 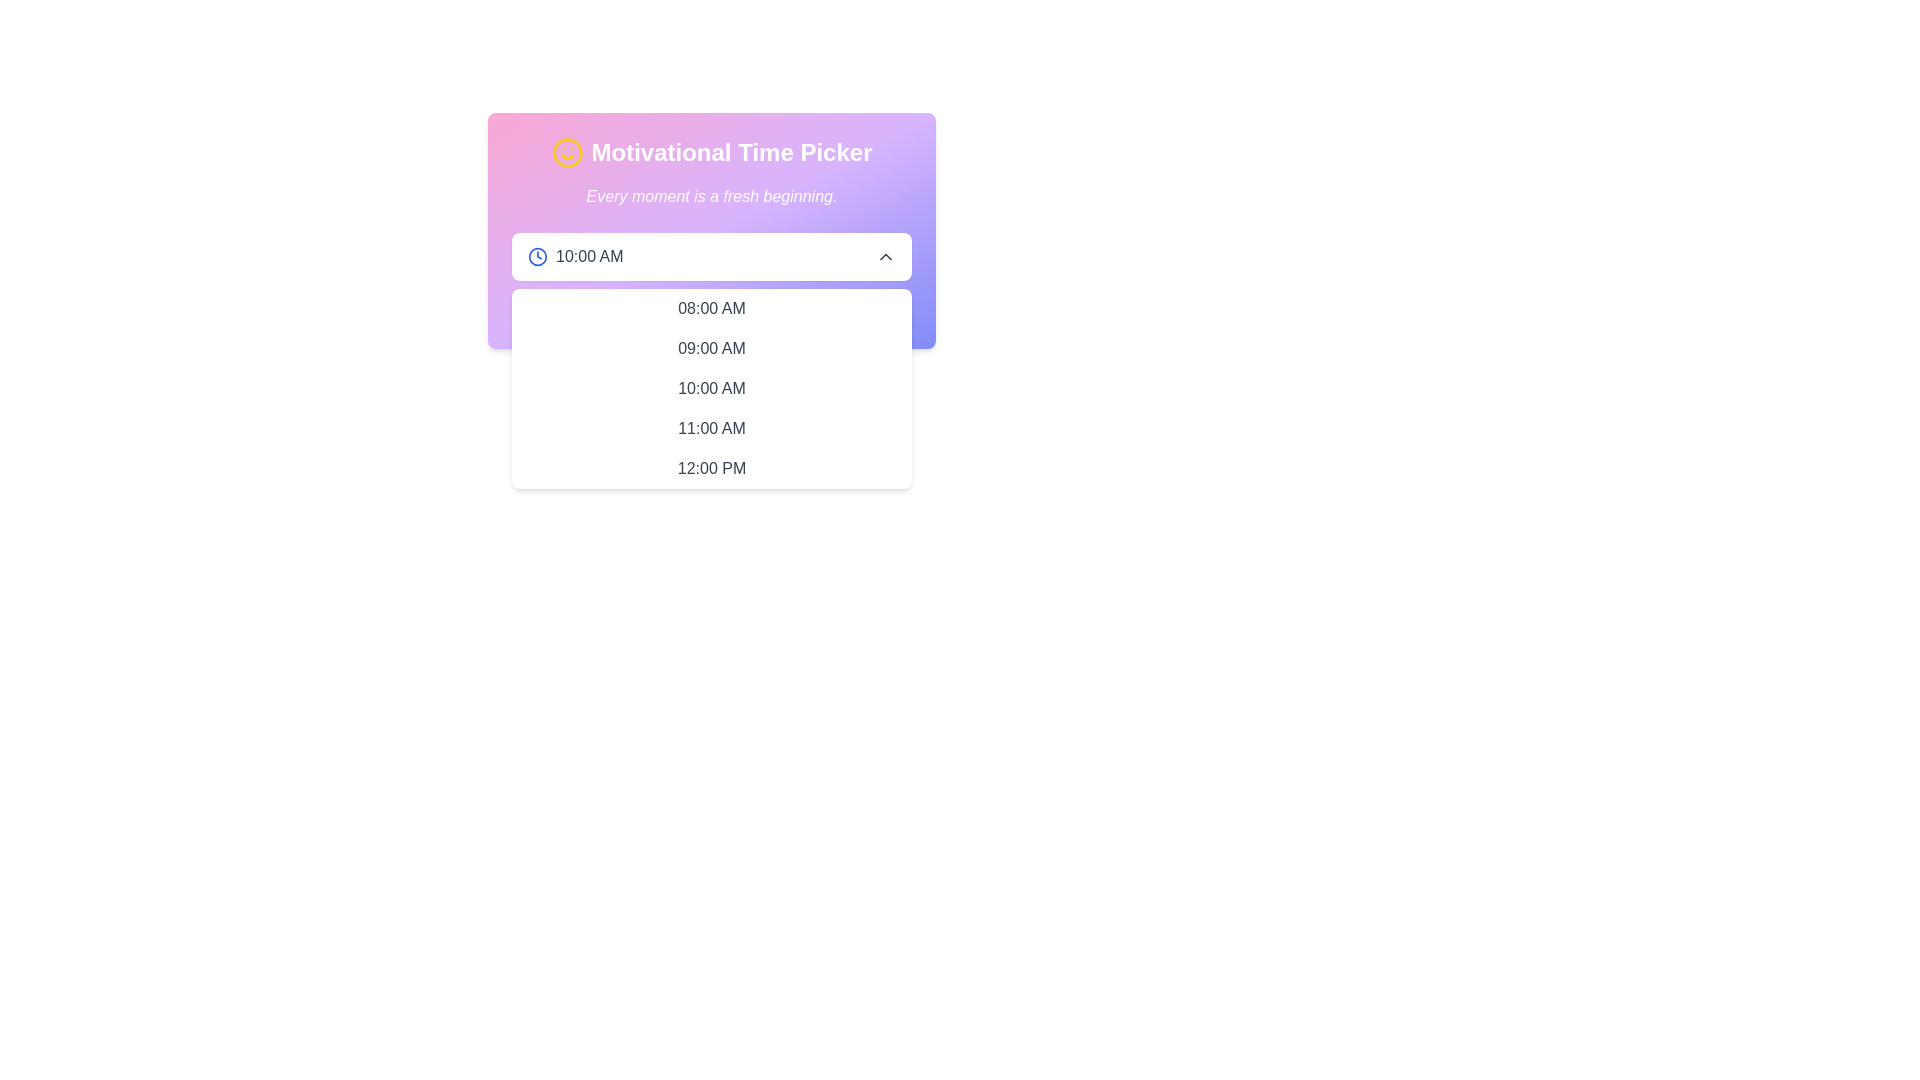 What do you see at coordinates (711, 152) in the screenshot?
I see `the Heading label with an icon at the top of the card component, which serves as a title for the time picker interface` at bounding box center [711, 152].